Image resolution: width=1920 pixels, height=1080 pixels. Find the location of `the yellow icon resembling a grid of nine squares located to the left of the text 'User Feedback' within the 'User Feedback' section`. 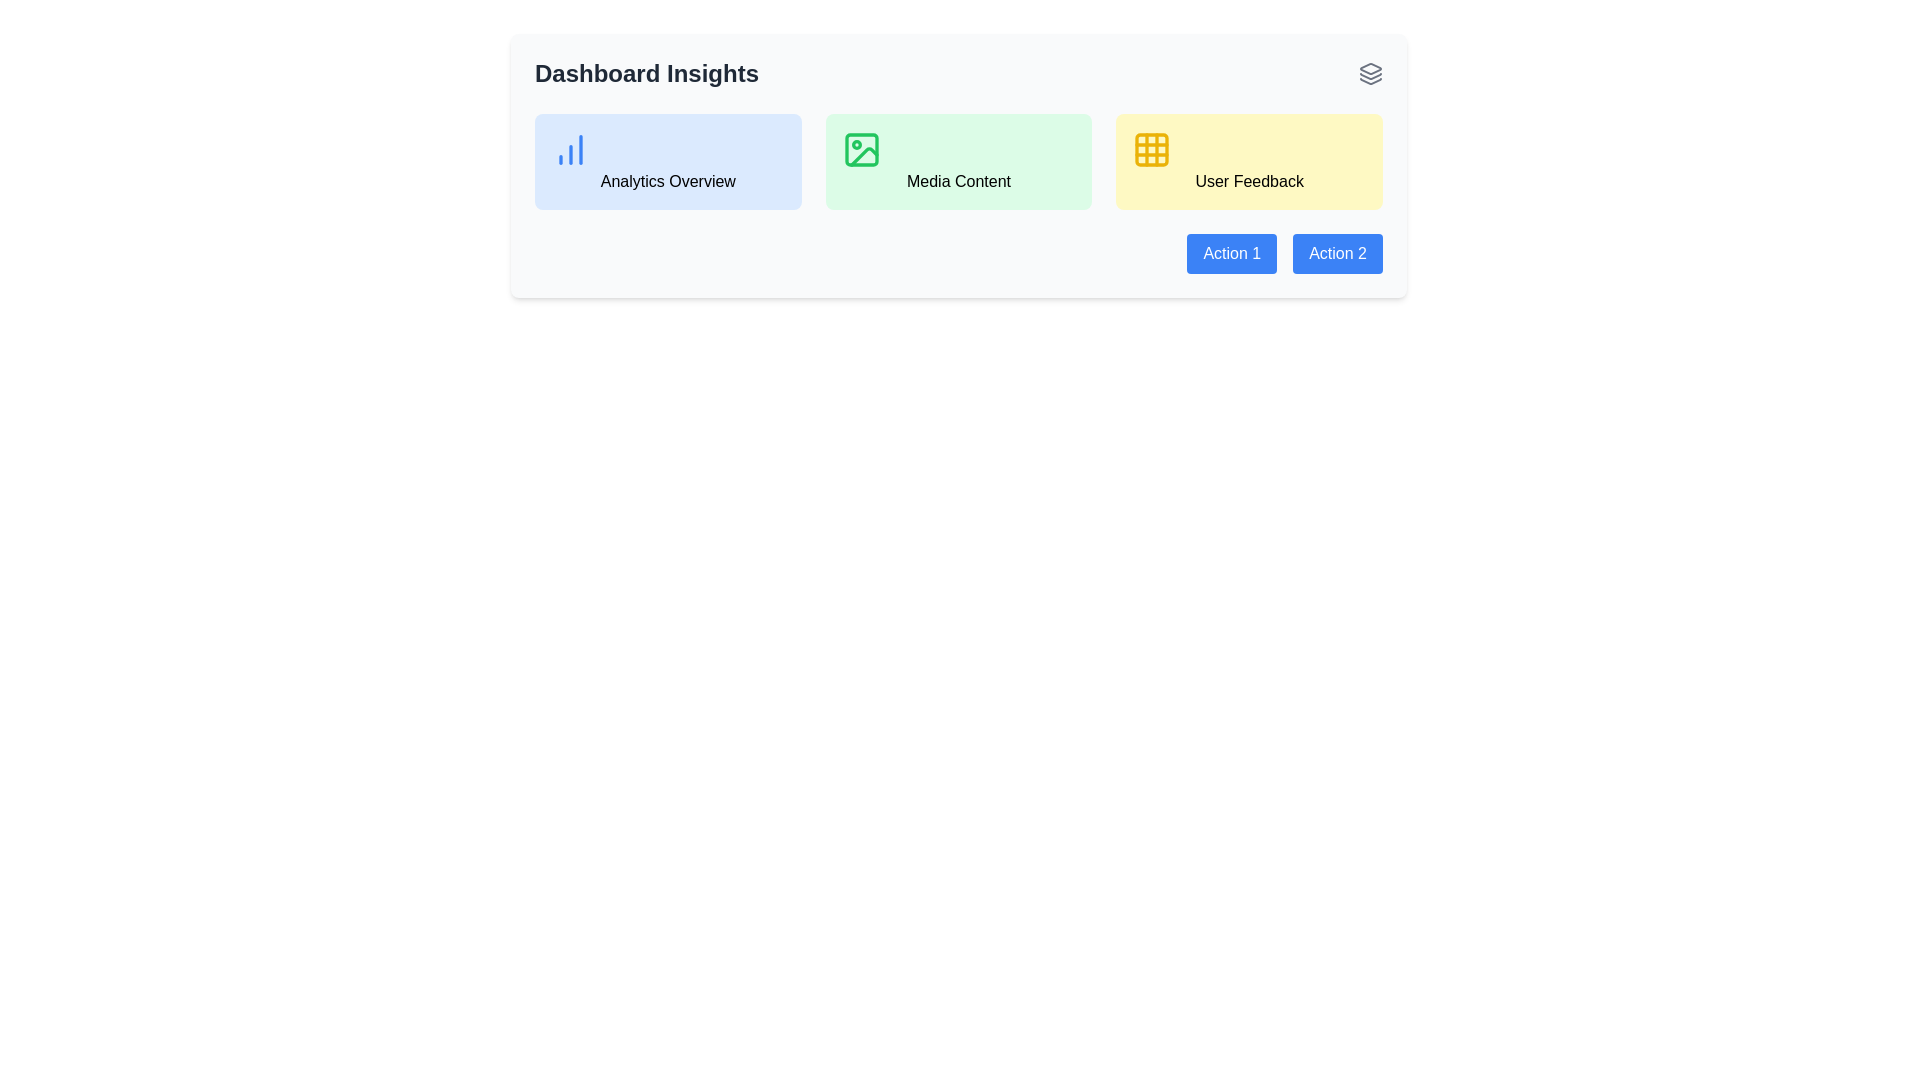

the yellow icon resembling a grid of nine squares located to the left of the text 'User Feedback' within the 'User Feedback' section is located at coordinates (1152, 149).